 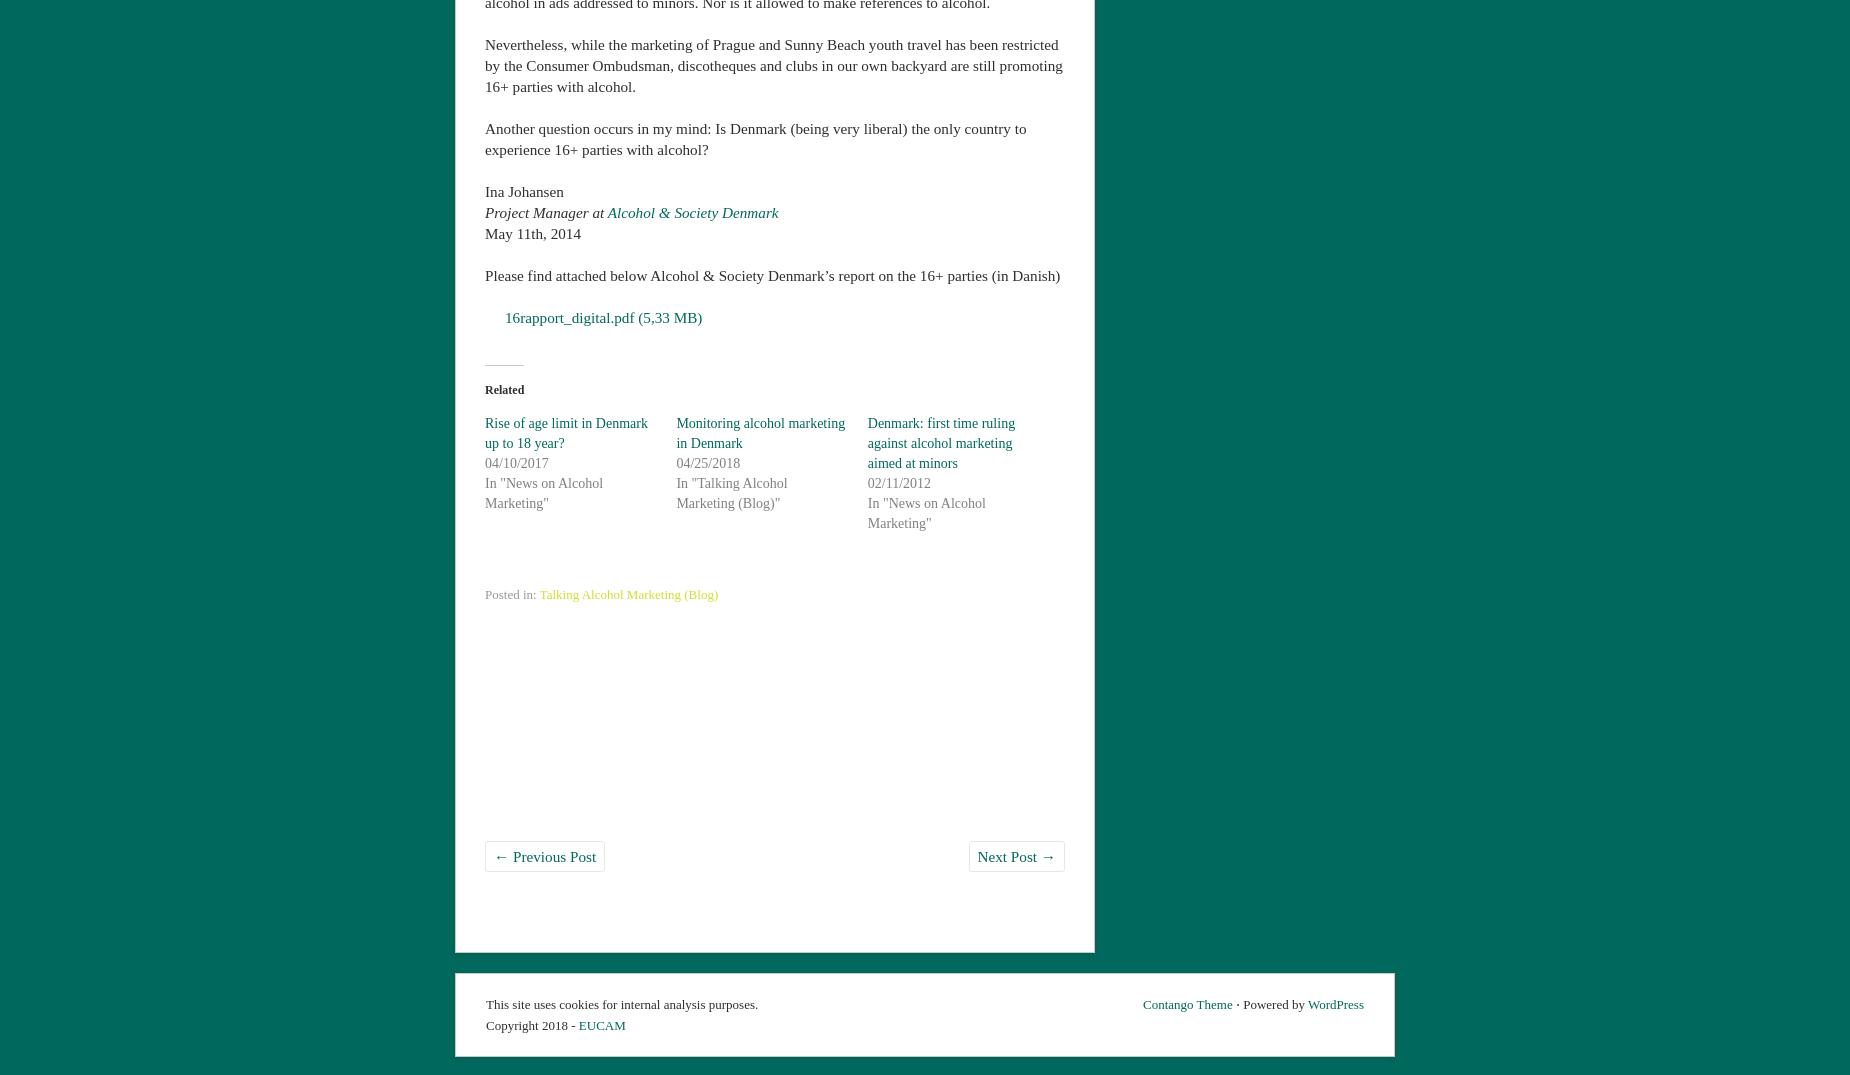 What do you see at coordinates (504, 387) in the screenshot?
I see `'Related'` at bounding box center [504, 387].